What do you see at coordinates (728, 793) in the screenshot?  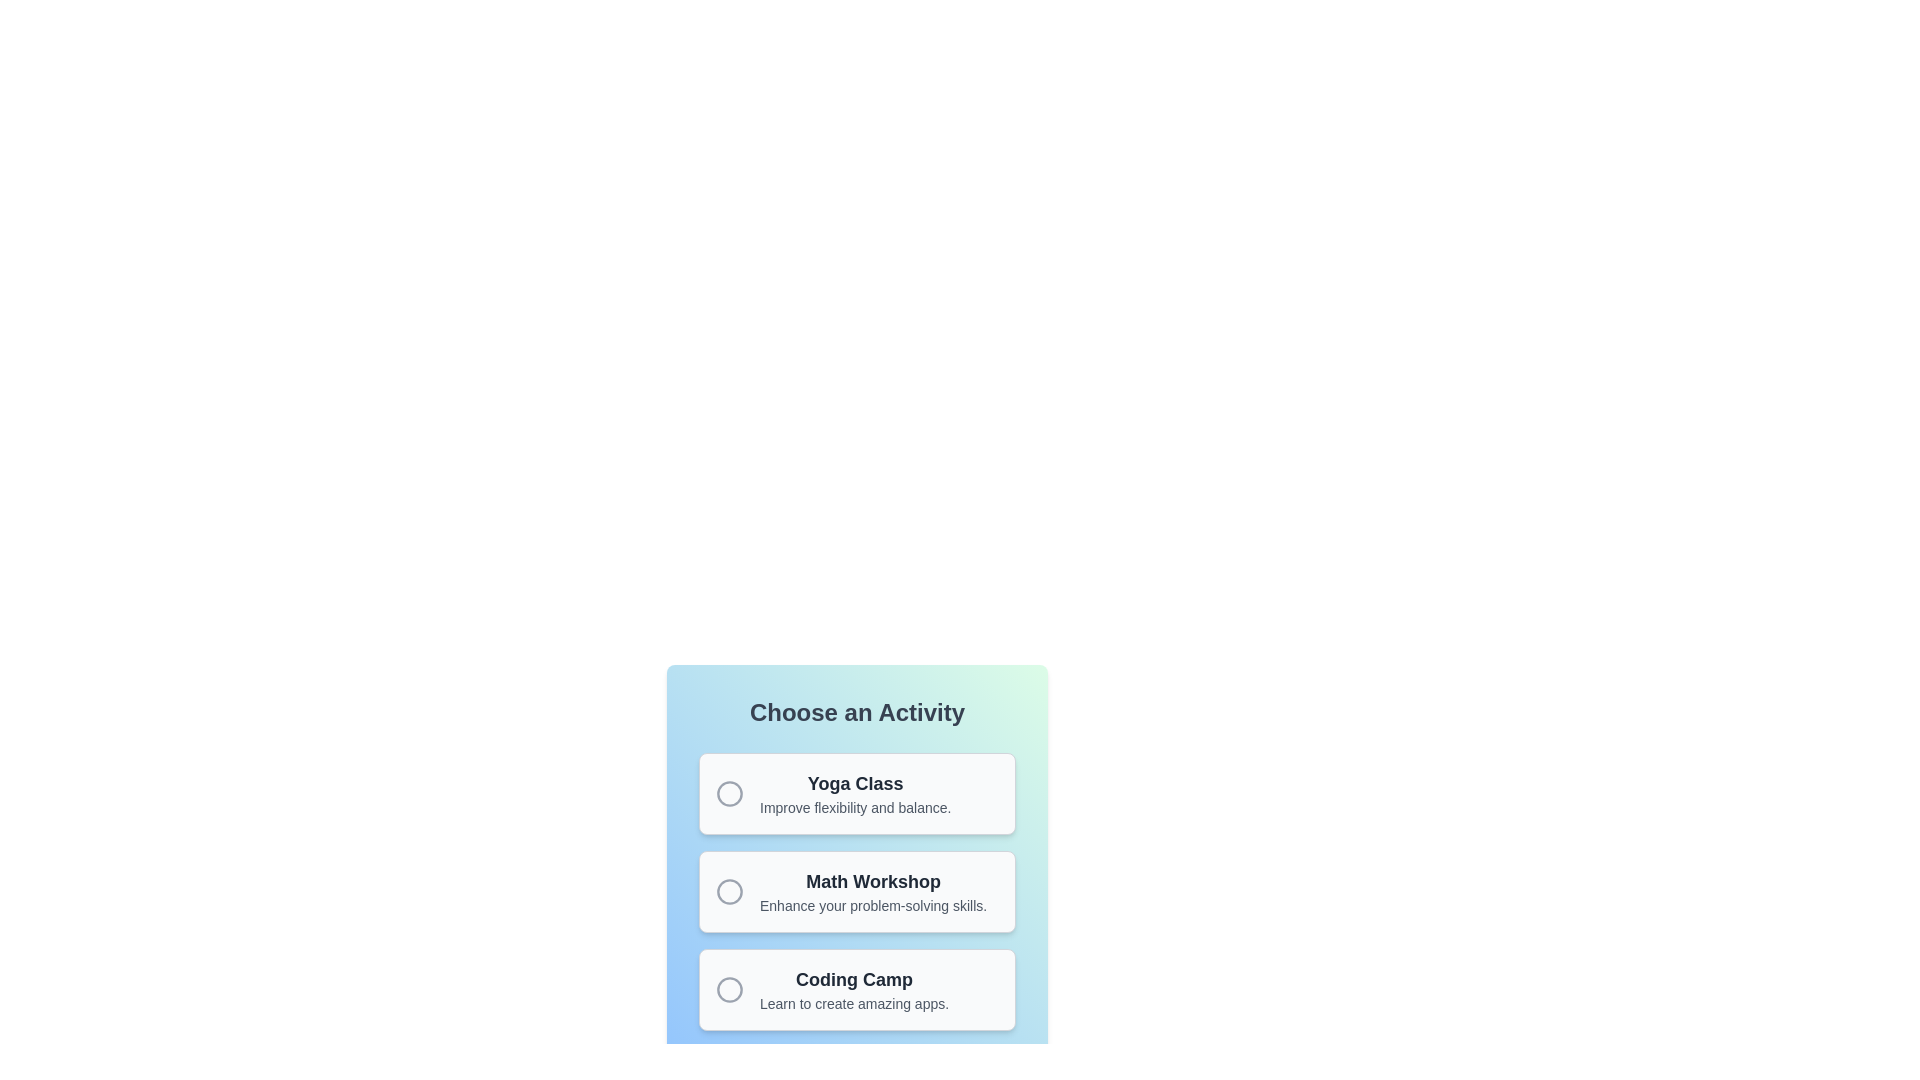 I see `the innermost circular graphic element within the 'Yoga Class' button` at bounding box center [728, 793].